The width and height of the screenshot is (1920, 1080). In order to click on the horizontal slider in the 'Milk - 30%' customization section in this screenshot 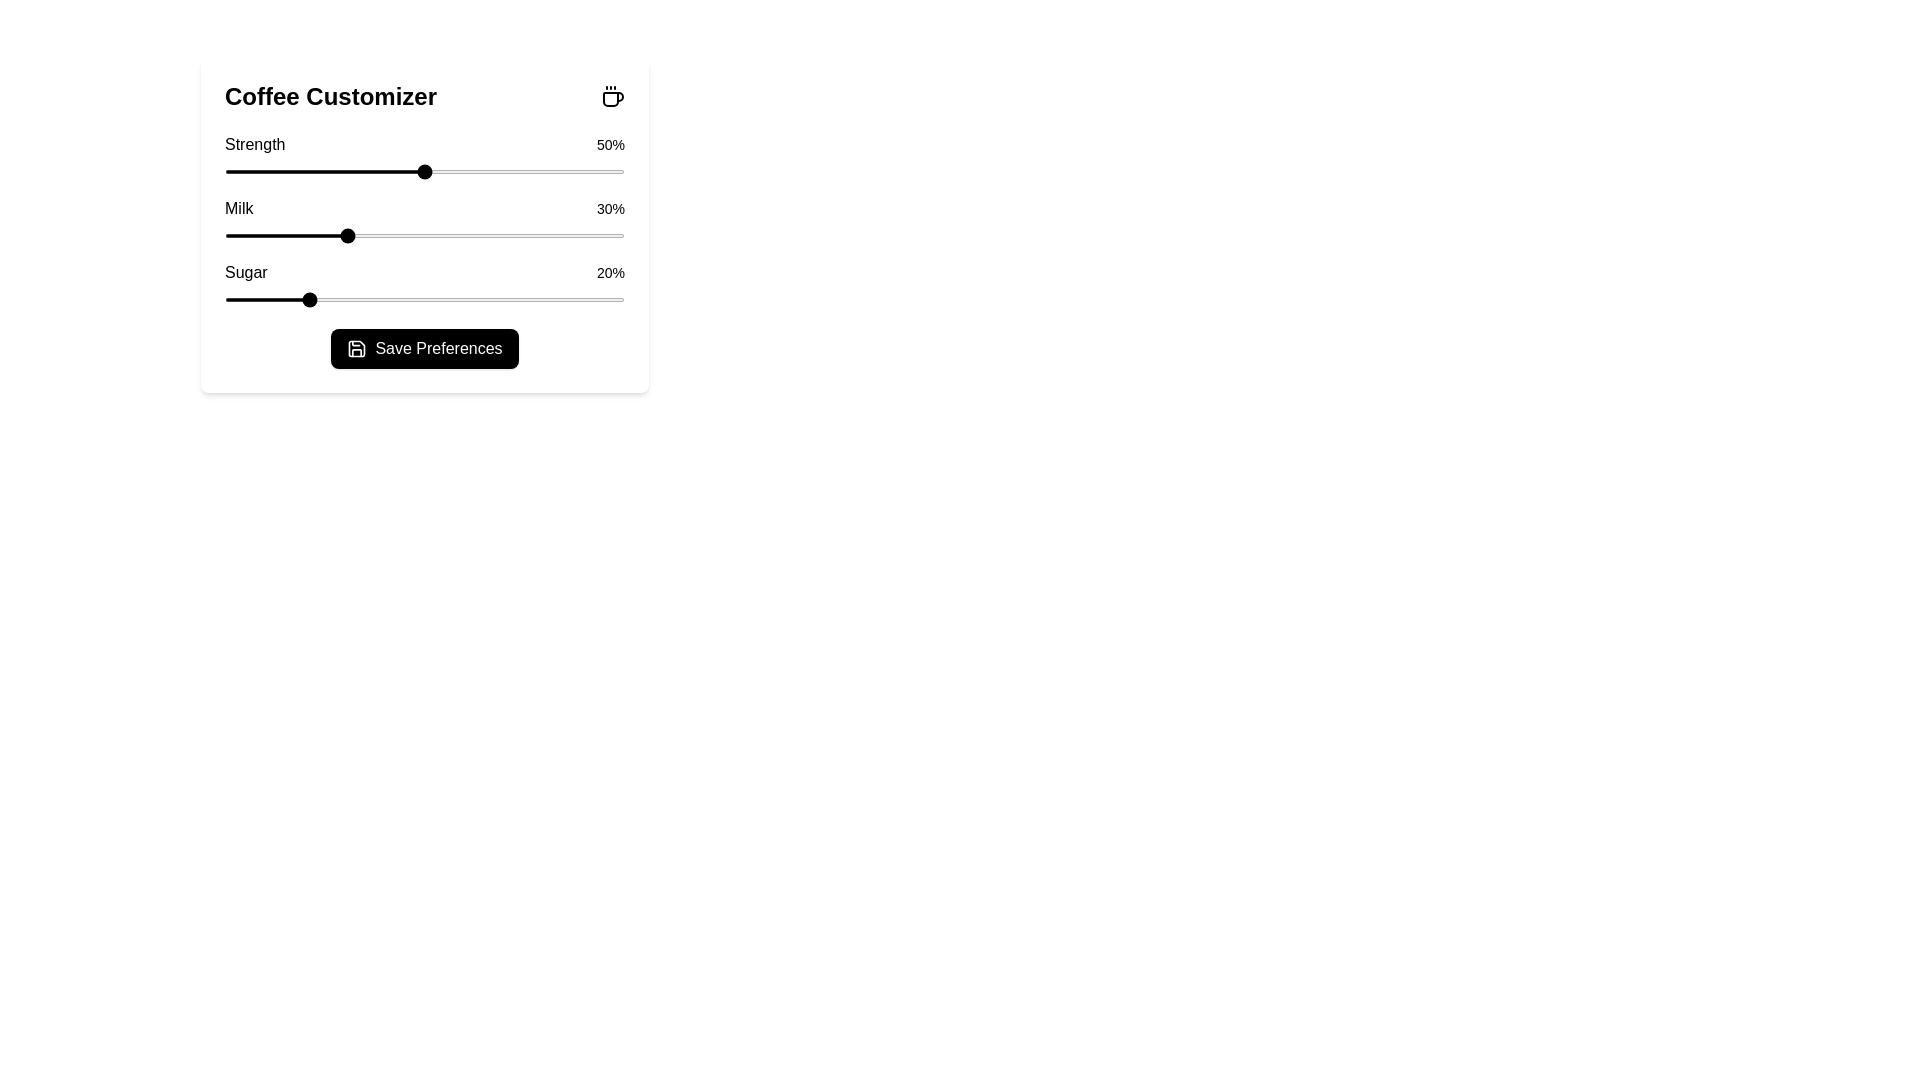, I will do `click(424, 234)`.